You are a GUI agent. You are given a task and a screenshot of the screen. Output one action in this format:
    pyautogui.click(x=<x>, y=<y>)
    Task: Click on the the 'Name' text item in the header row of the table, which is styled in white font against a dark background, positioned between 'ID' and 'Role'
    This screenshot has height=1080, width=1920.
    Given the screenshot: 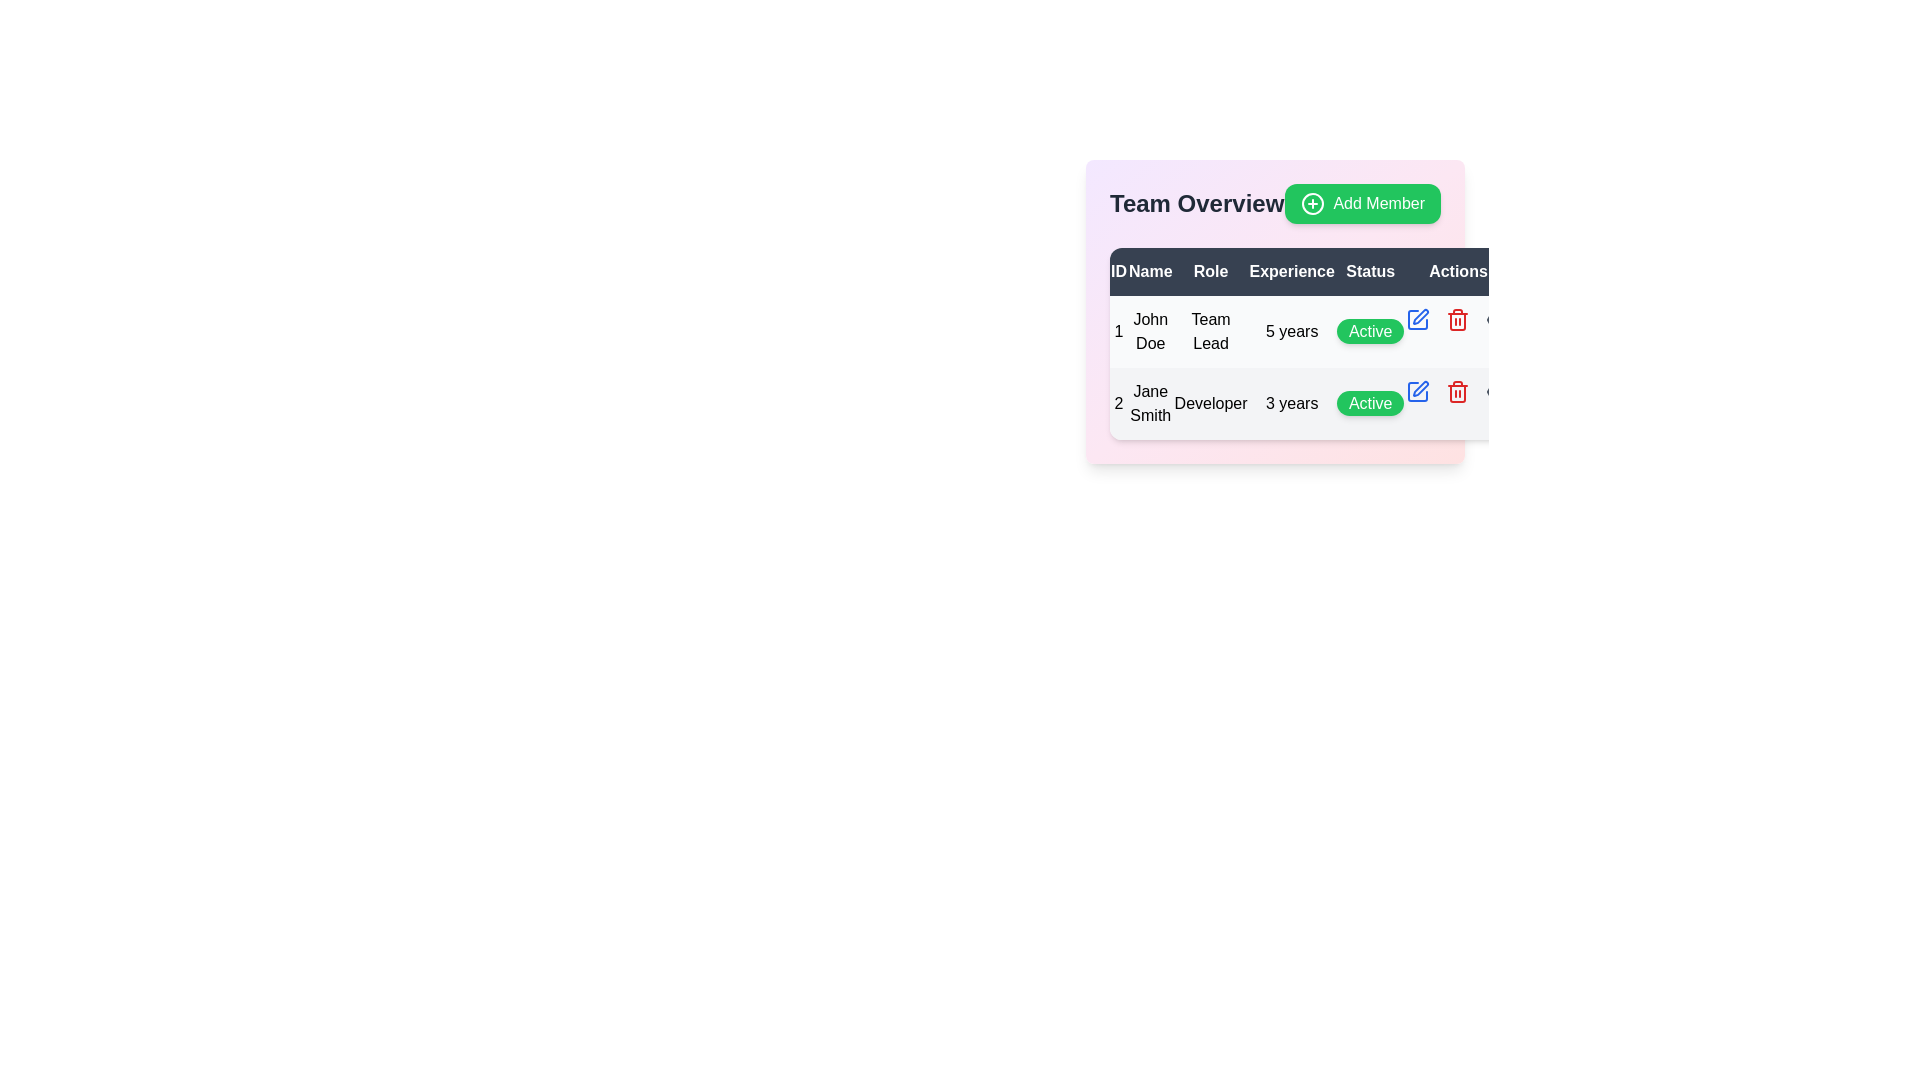 What is the action you would take?
    pyautogui.click(x=1150, y=272)
    